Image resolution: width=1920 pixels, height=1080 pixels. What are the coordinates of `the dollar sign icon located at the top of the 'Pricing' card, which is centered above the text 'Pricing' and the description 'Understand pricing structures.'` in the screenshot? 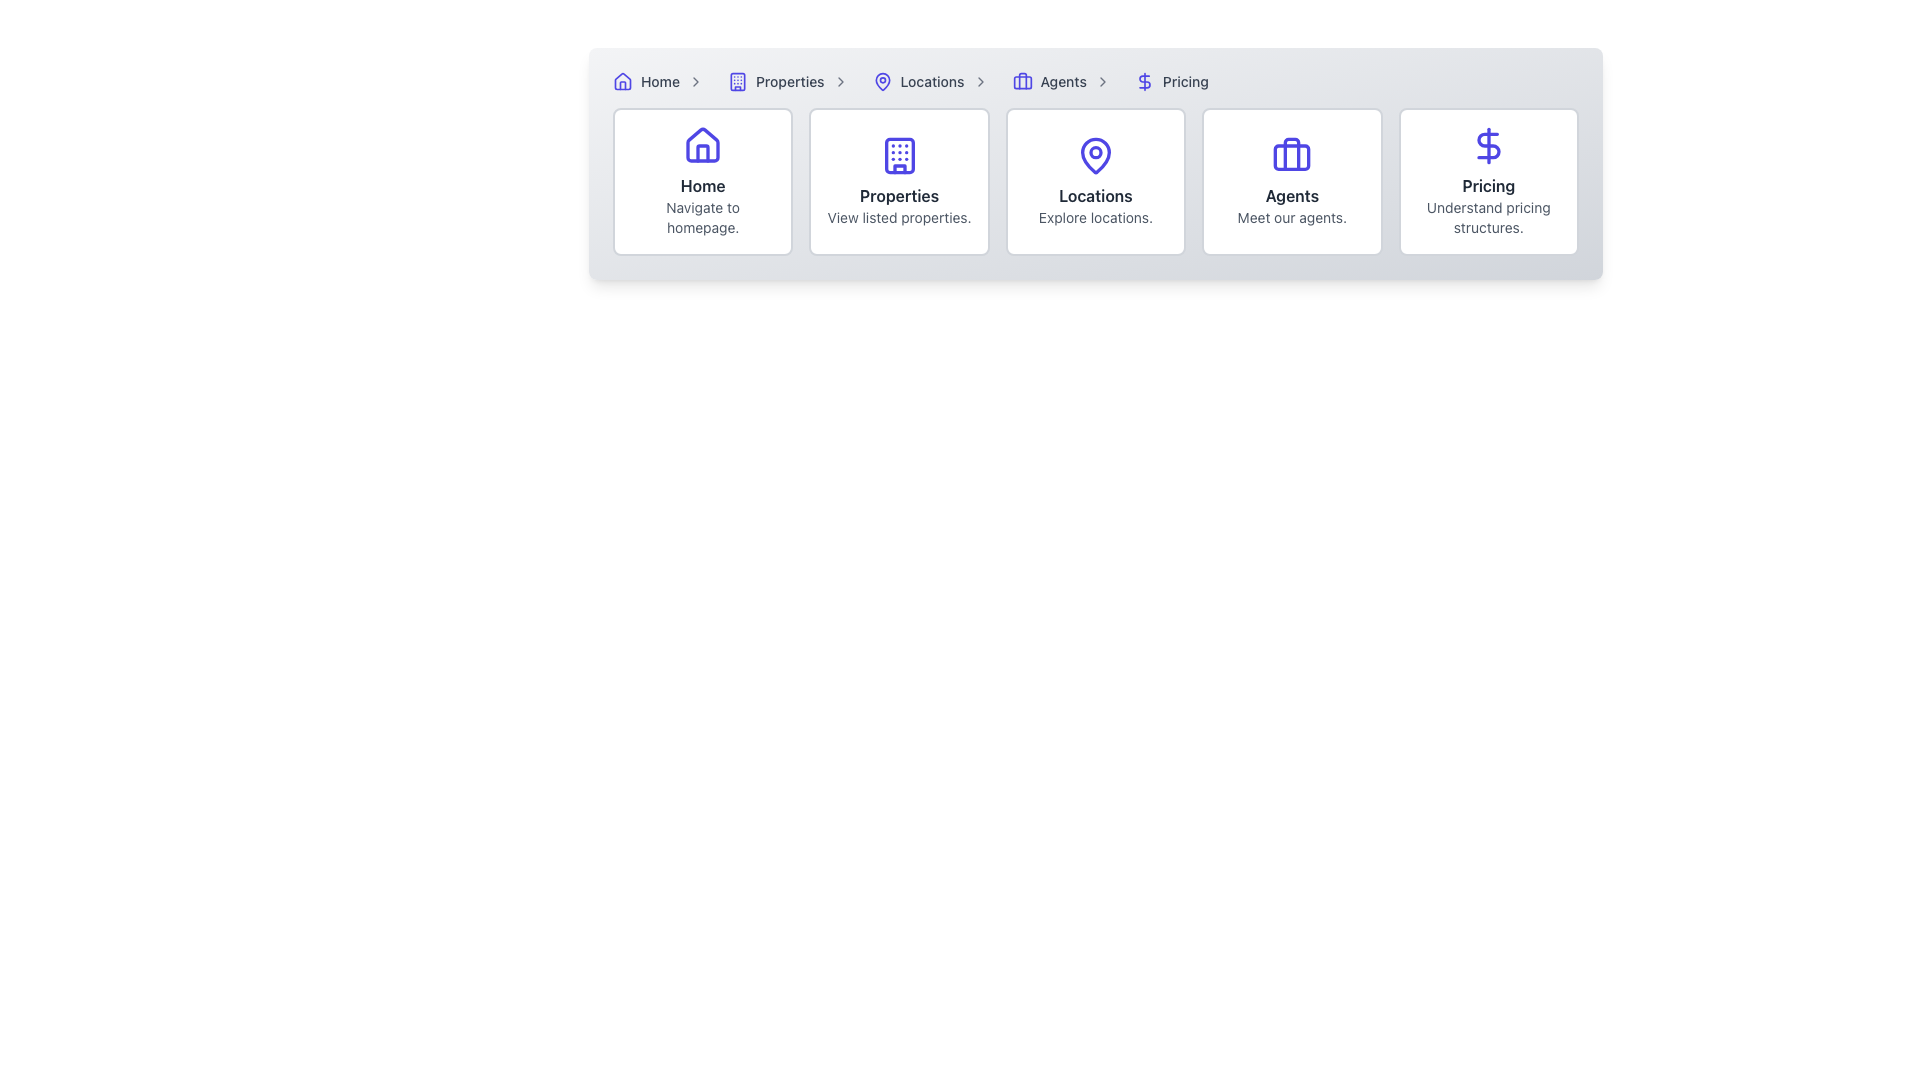 It's located at (1488, 145).